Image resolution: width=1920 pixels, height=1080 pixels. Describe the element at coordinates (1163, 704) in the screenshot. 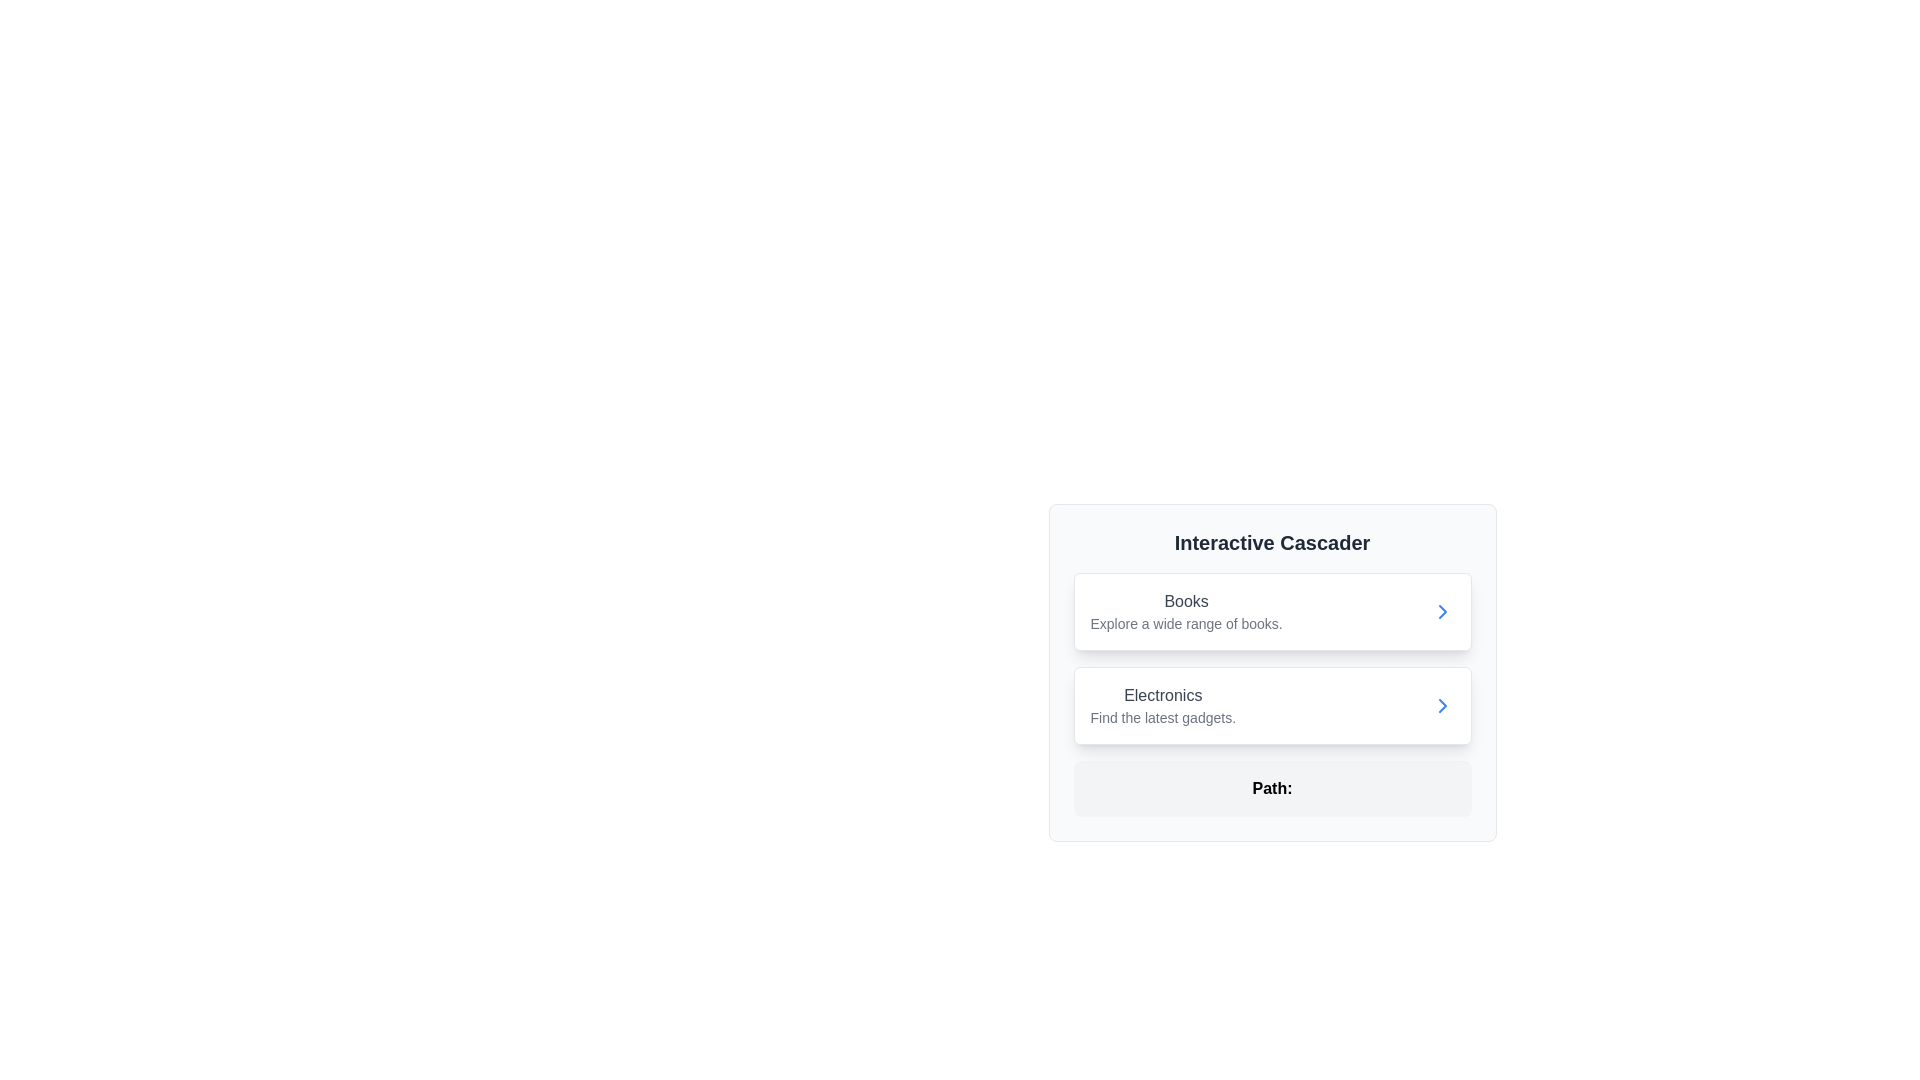

I see `the 'Electronics' option in the cascading menu` at that location.